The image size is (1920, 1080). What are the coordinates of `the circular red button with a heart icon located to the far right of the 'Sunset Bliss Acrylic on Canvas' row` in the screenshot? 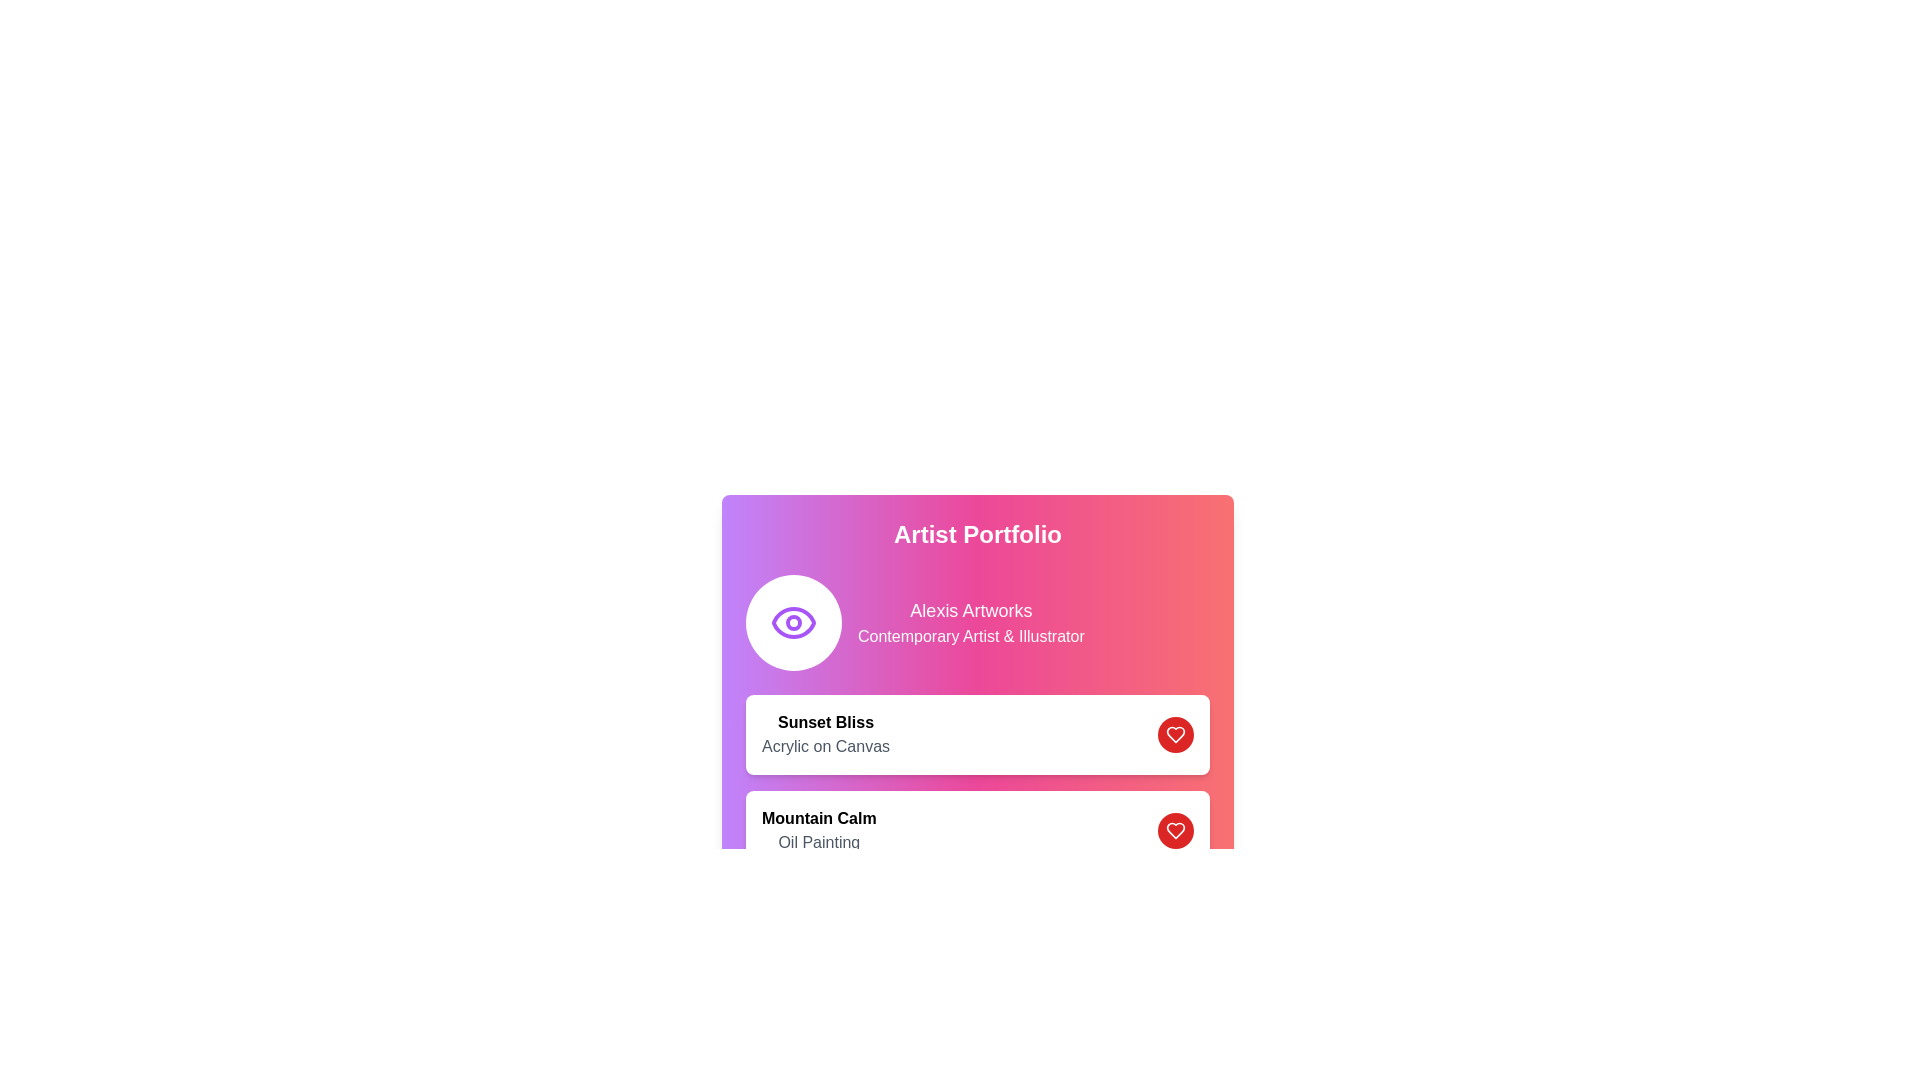 It's located at (1176, 735).